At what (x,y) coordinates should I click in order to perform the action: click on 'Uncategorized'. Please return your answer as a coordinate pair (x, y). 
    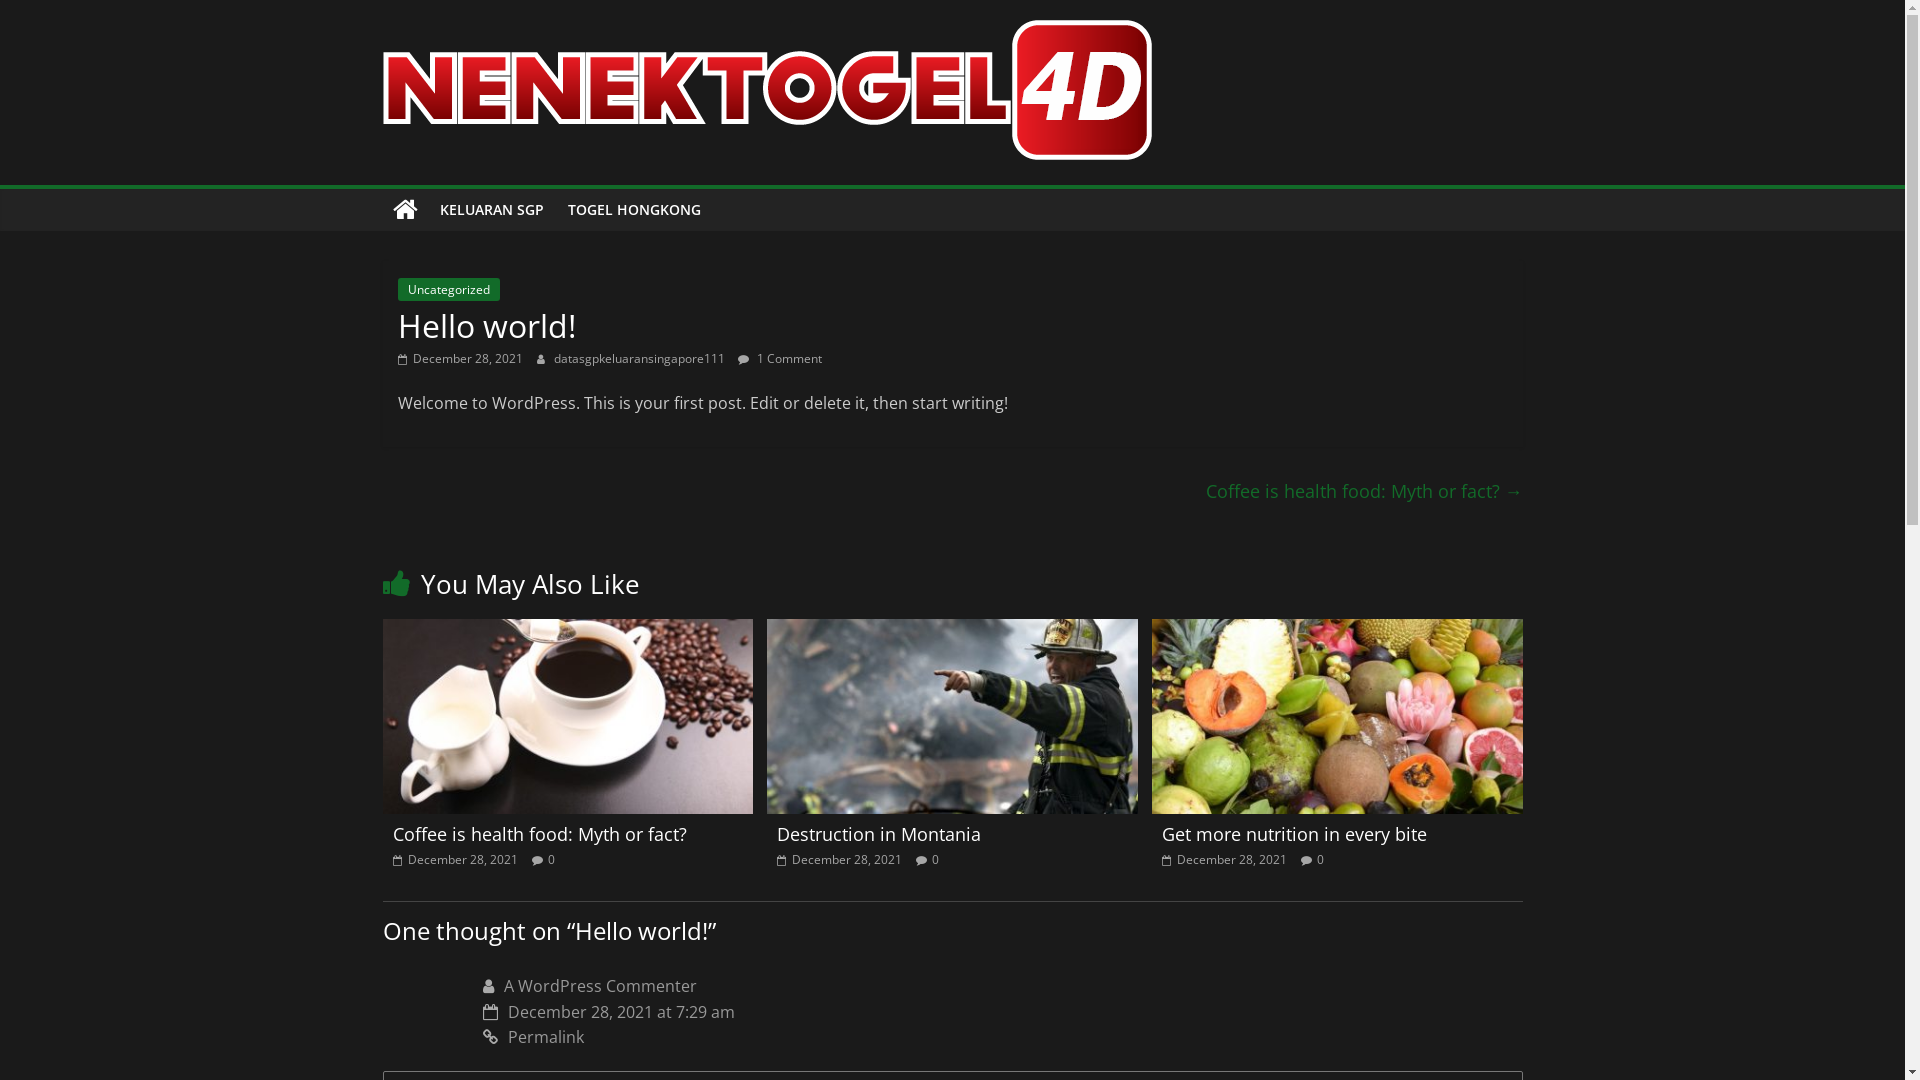
    Looking at the image, I should click on (448, 289).